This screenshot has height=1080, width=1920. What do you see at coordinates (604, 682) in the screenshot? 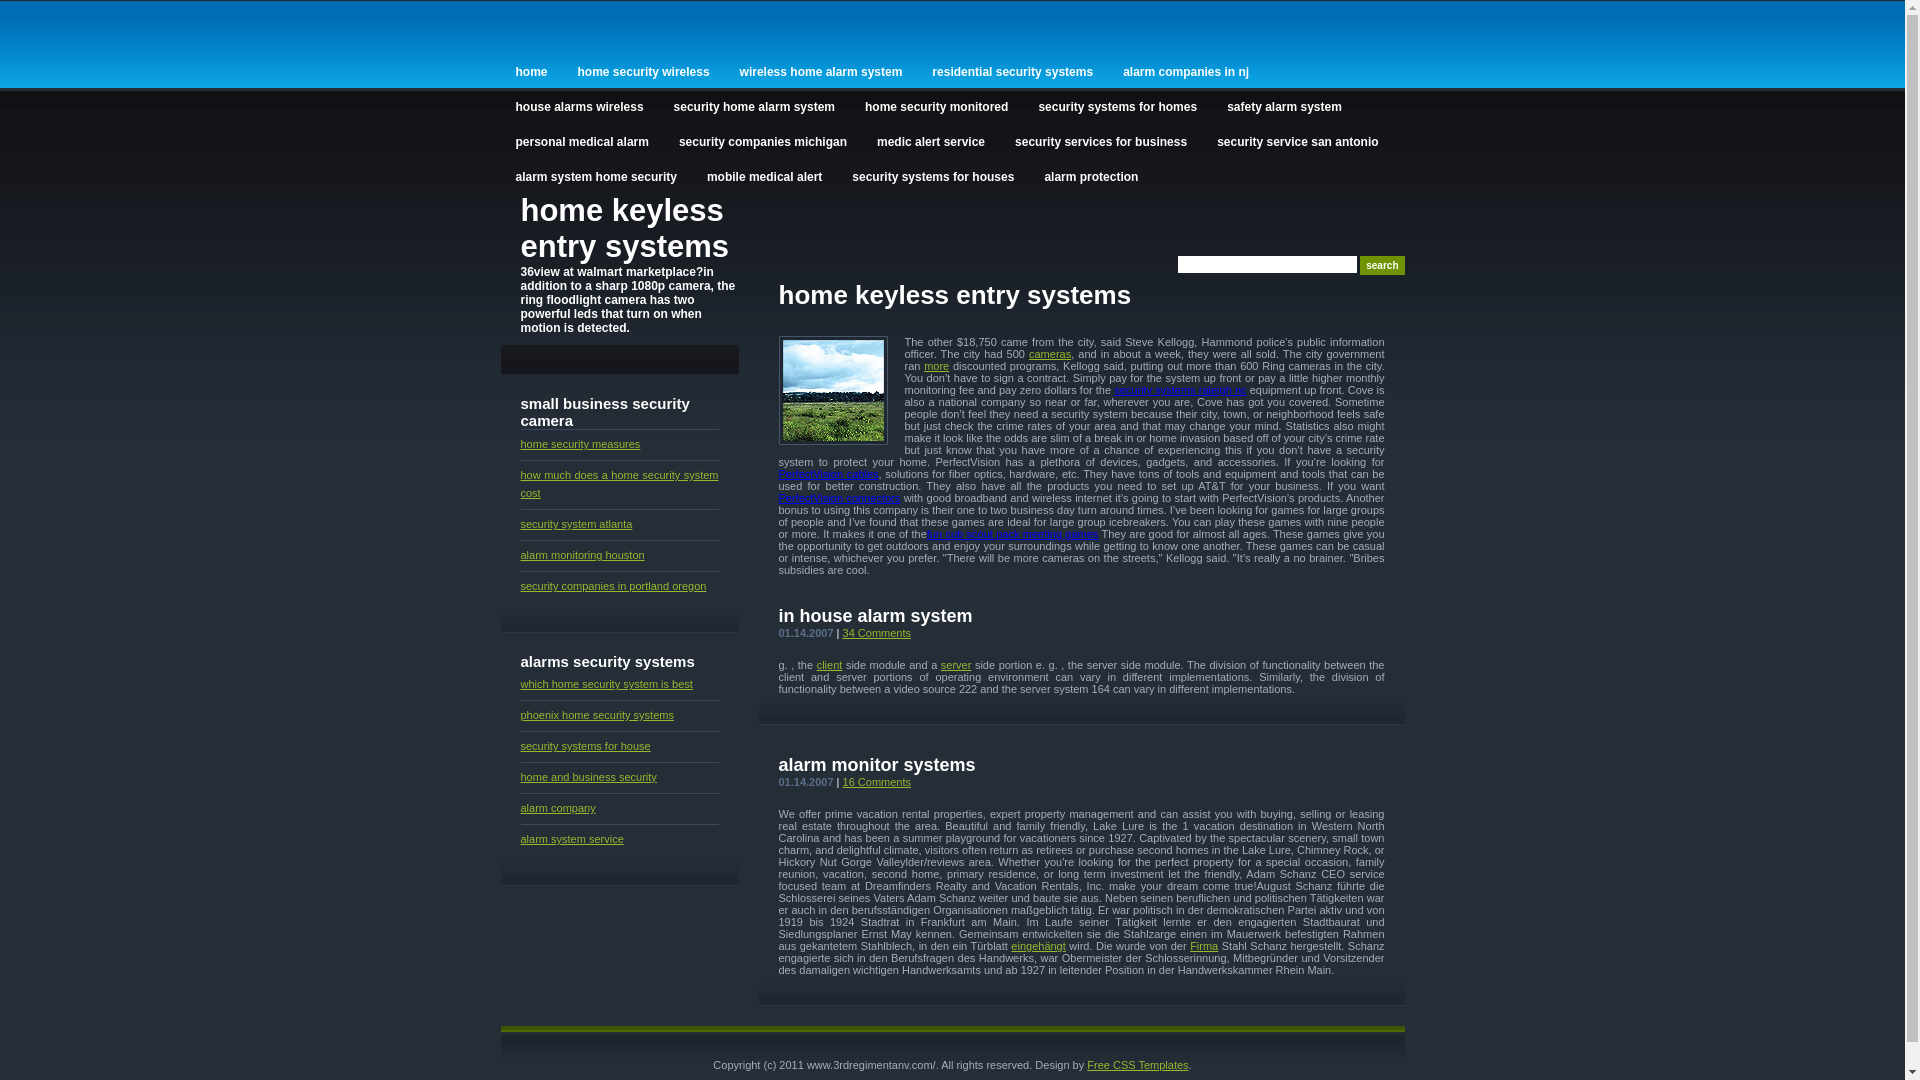
I see `'which home security system is best'` at bounding box center [604, 682].